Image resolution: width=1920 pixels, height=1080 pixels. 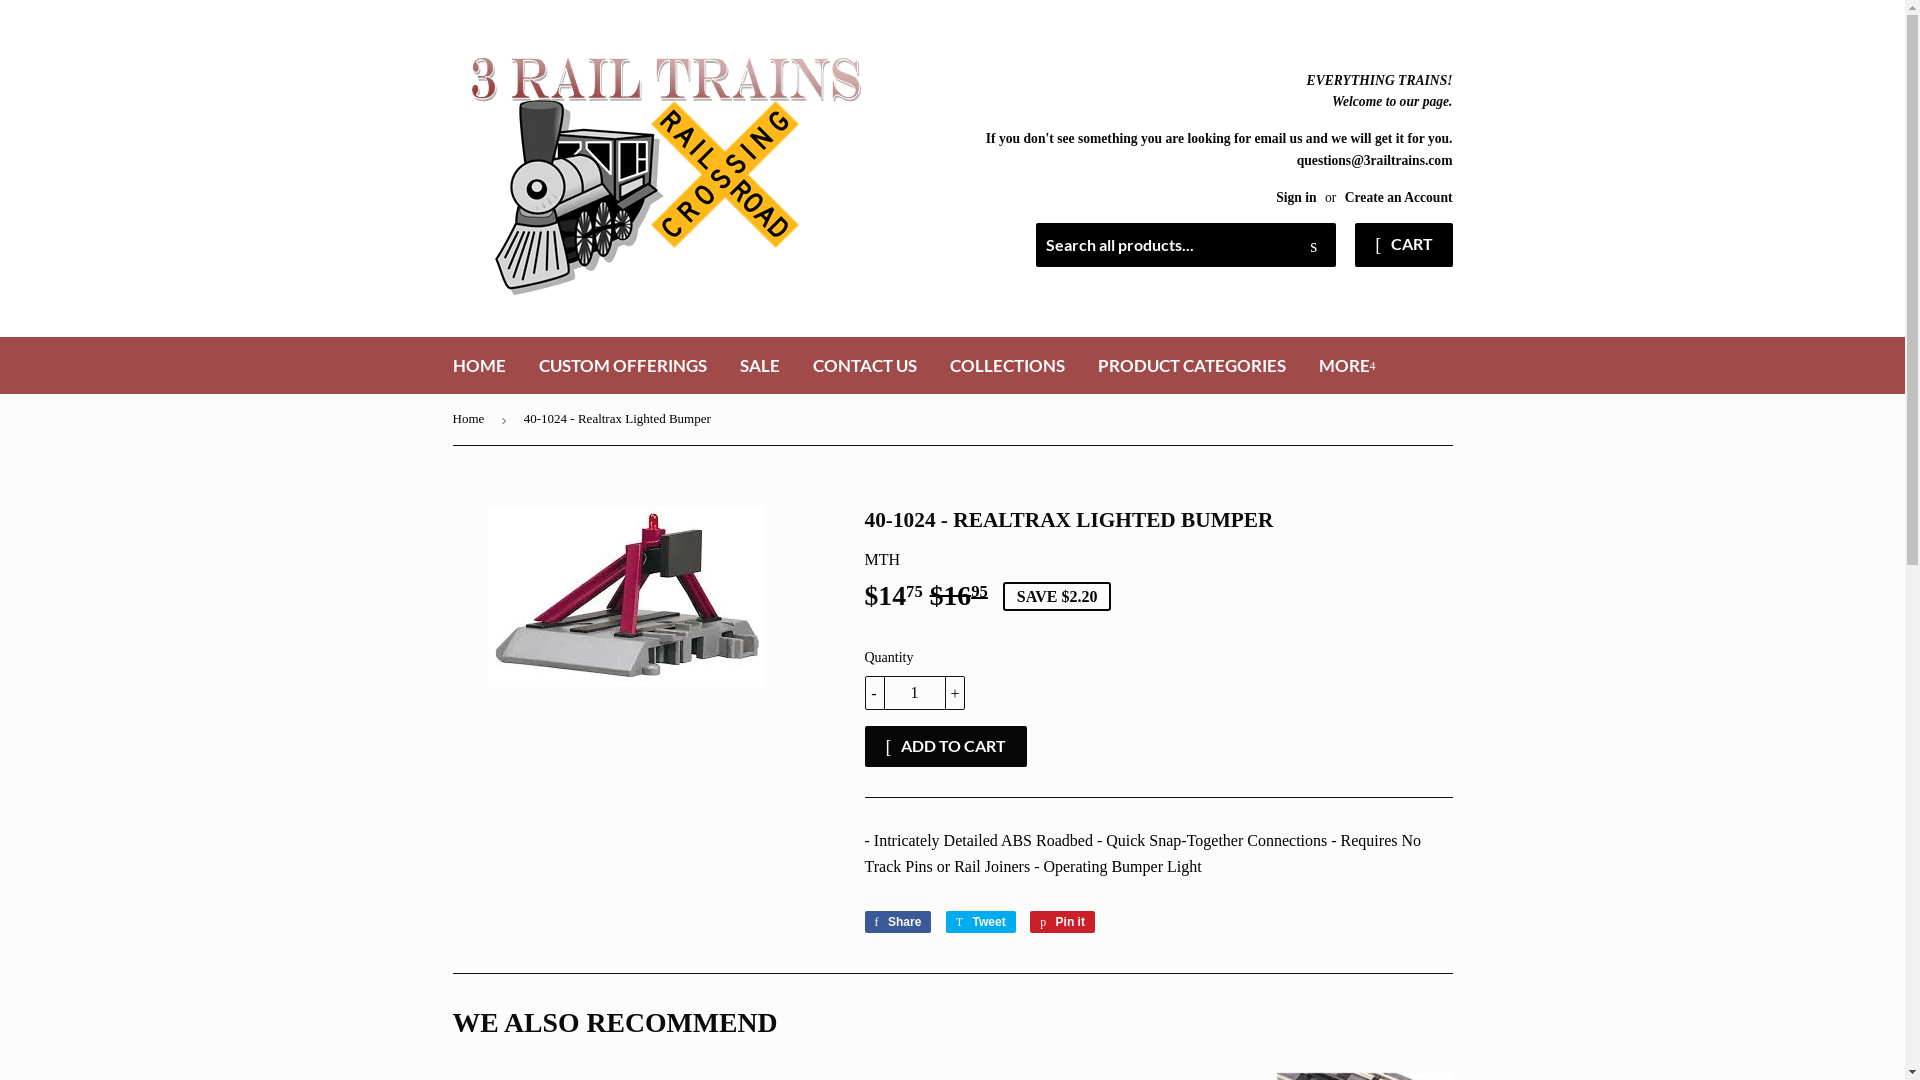 I want to click on 'Home', so click(x=470, y=418).